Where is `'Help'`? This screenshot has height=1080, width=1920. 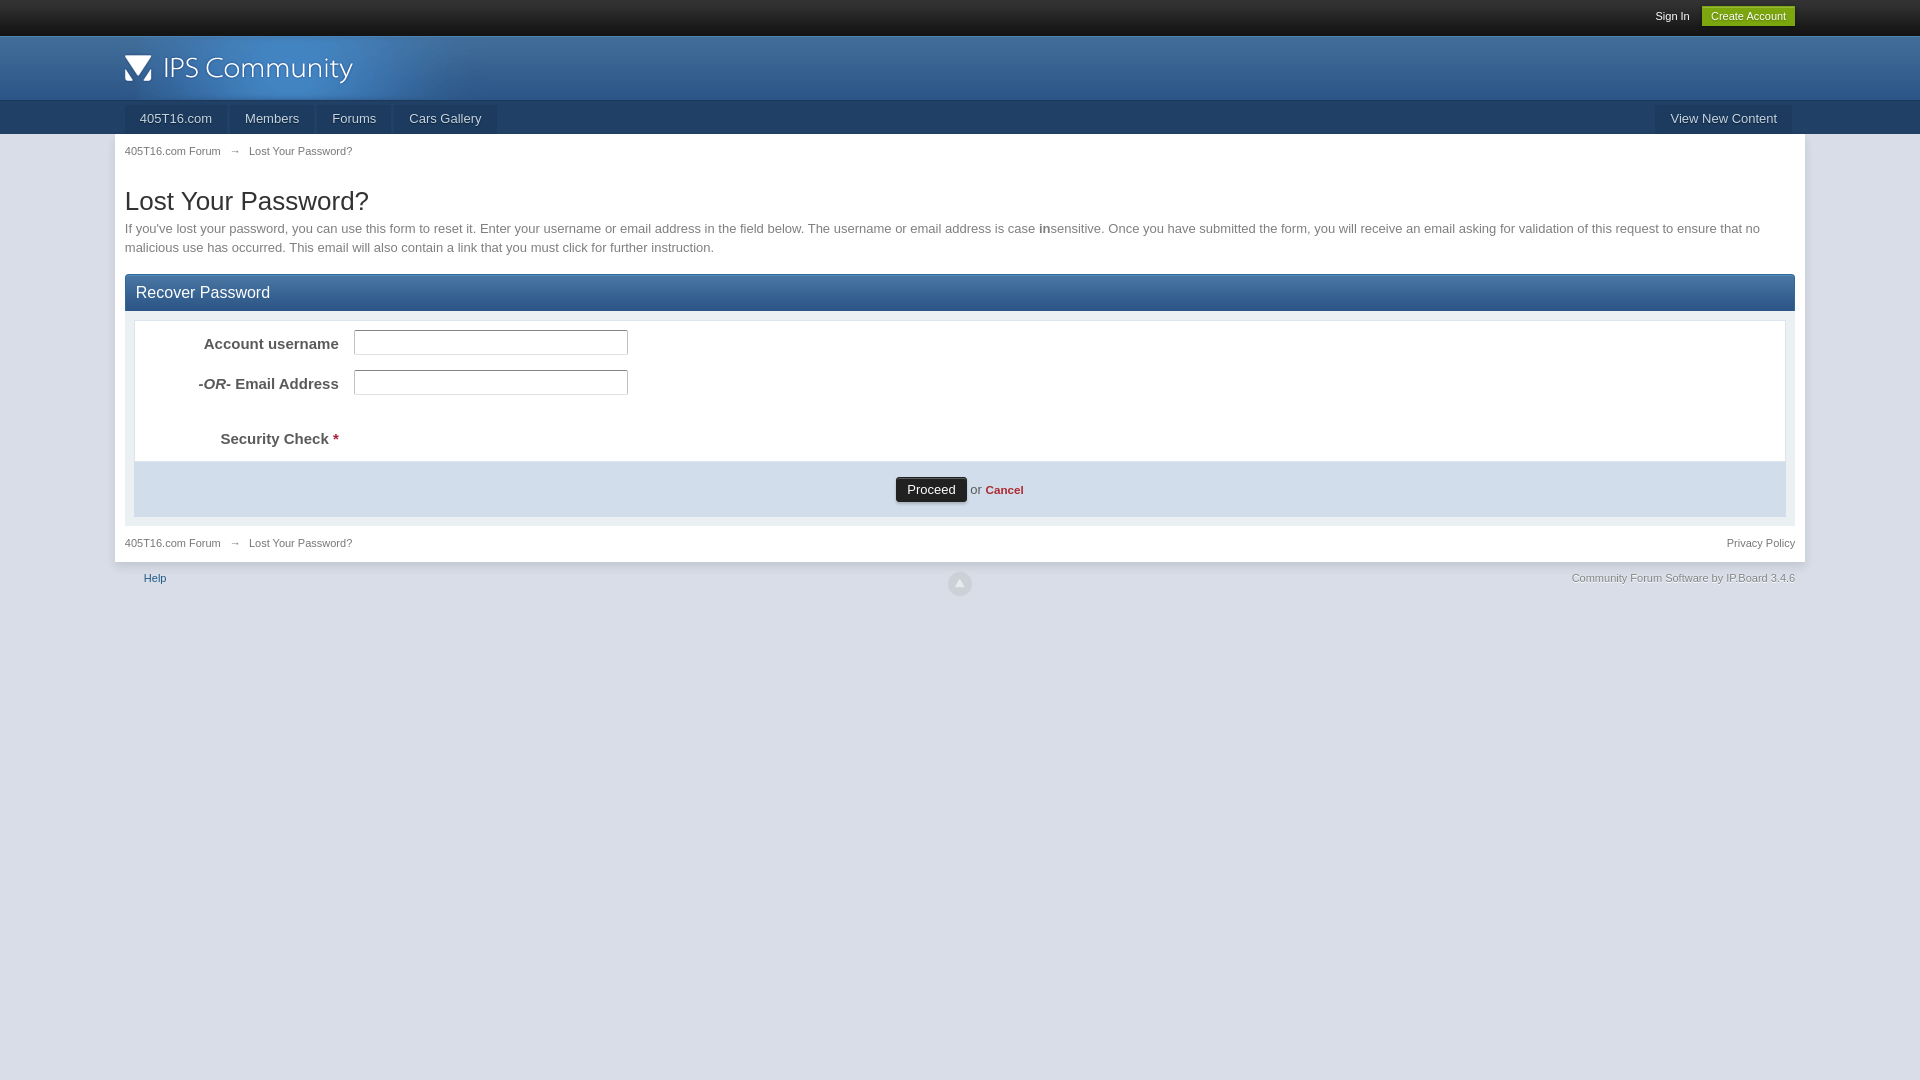 'Help' is located at coordinates (154, 578).